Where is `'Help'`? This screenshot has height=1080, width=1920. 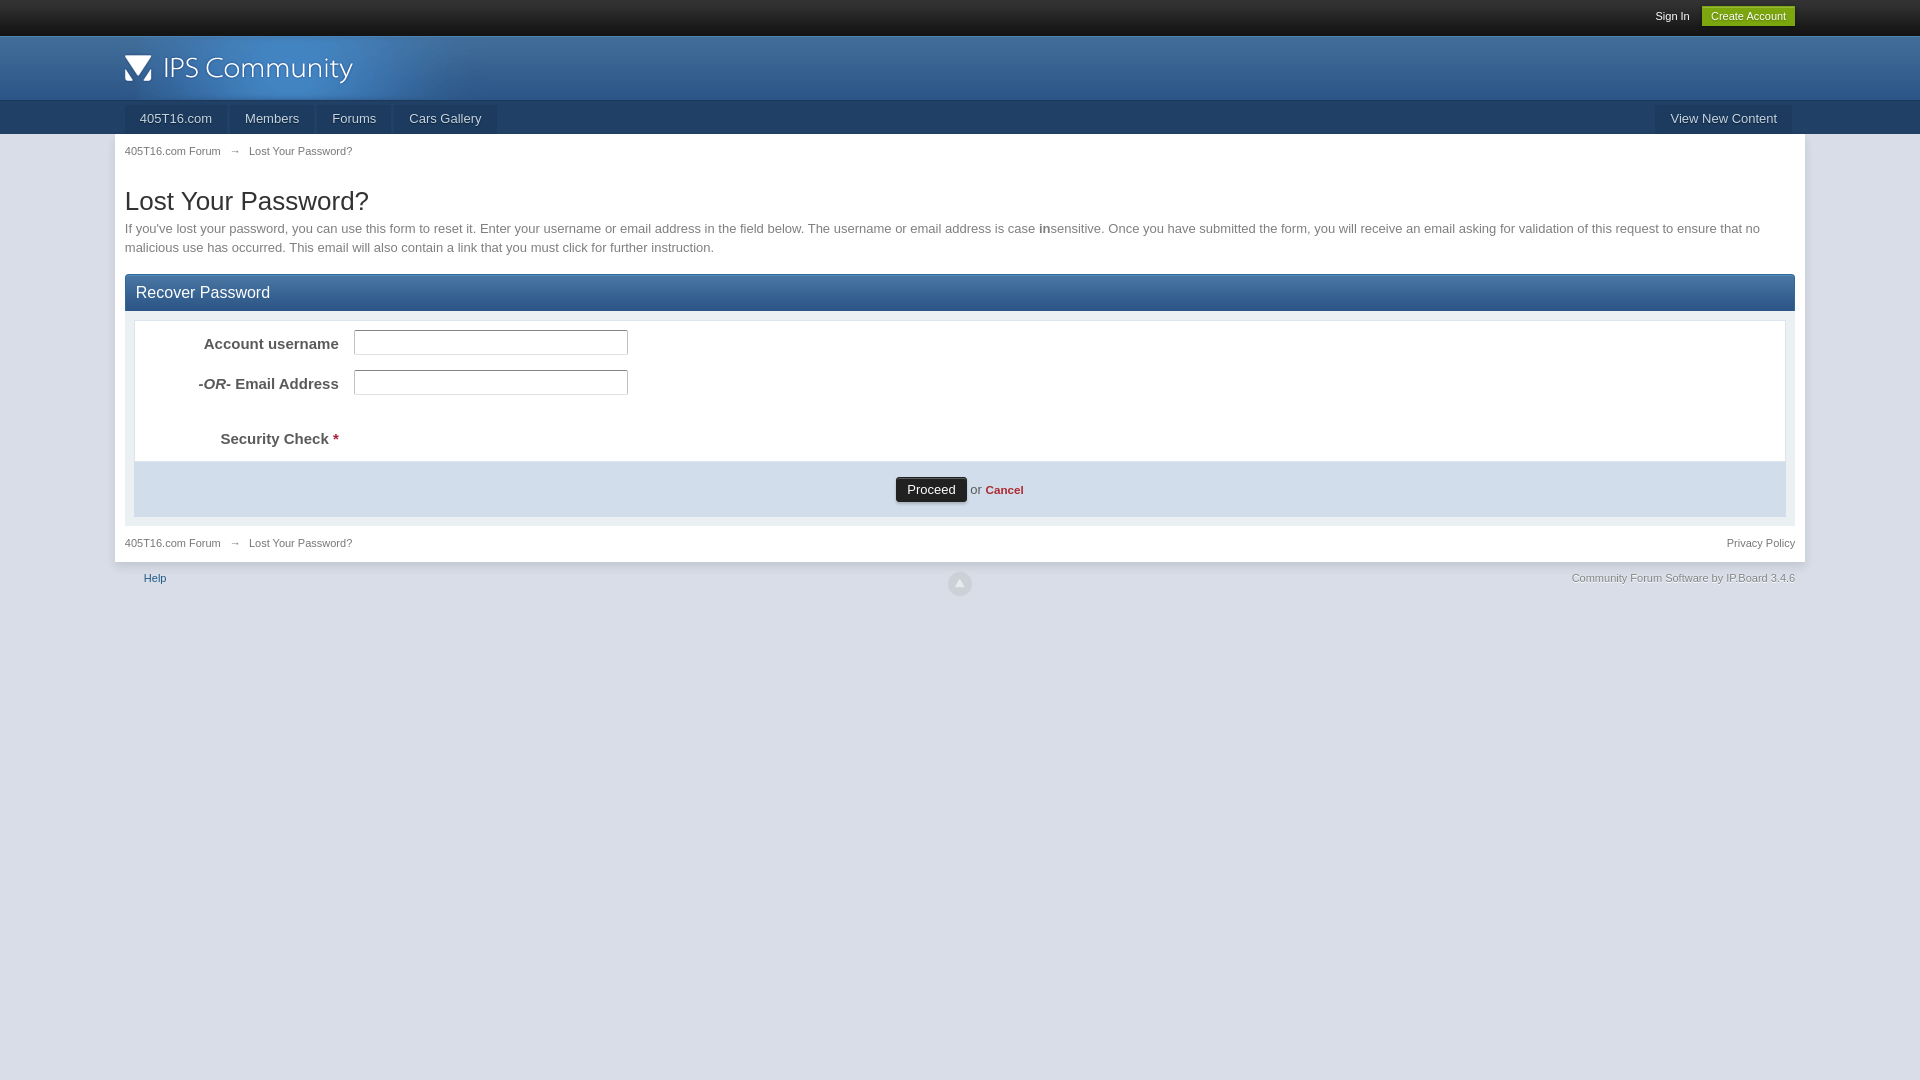 'Help' is located at coordinates (154, 578).